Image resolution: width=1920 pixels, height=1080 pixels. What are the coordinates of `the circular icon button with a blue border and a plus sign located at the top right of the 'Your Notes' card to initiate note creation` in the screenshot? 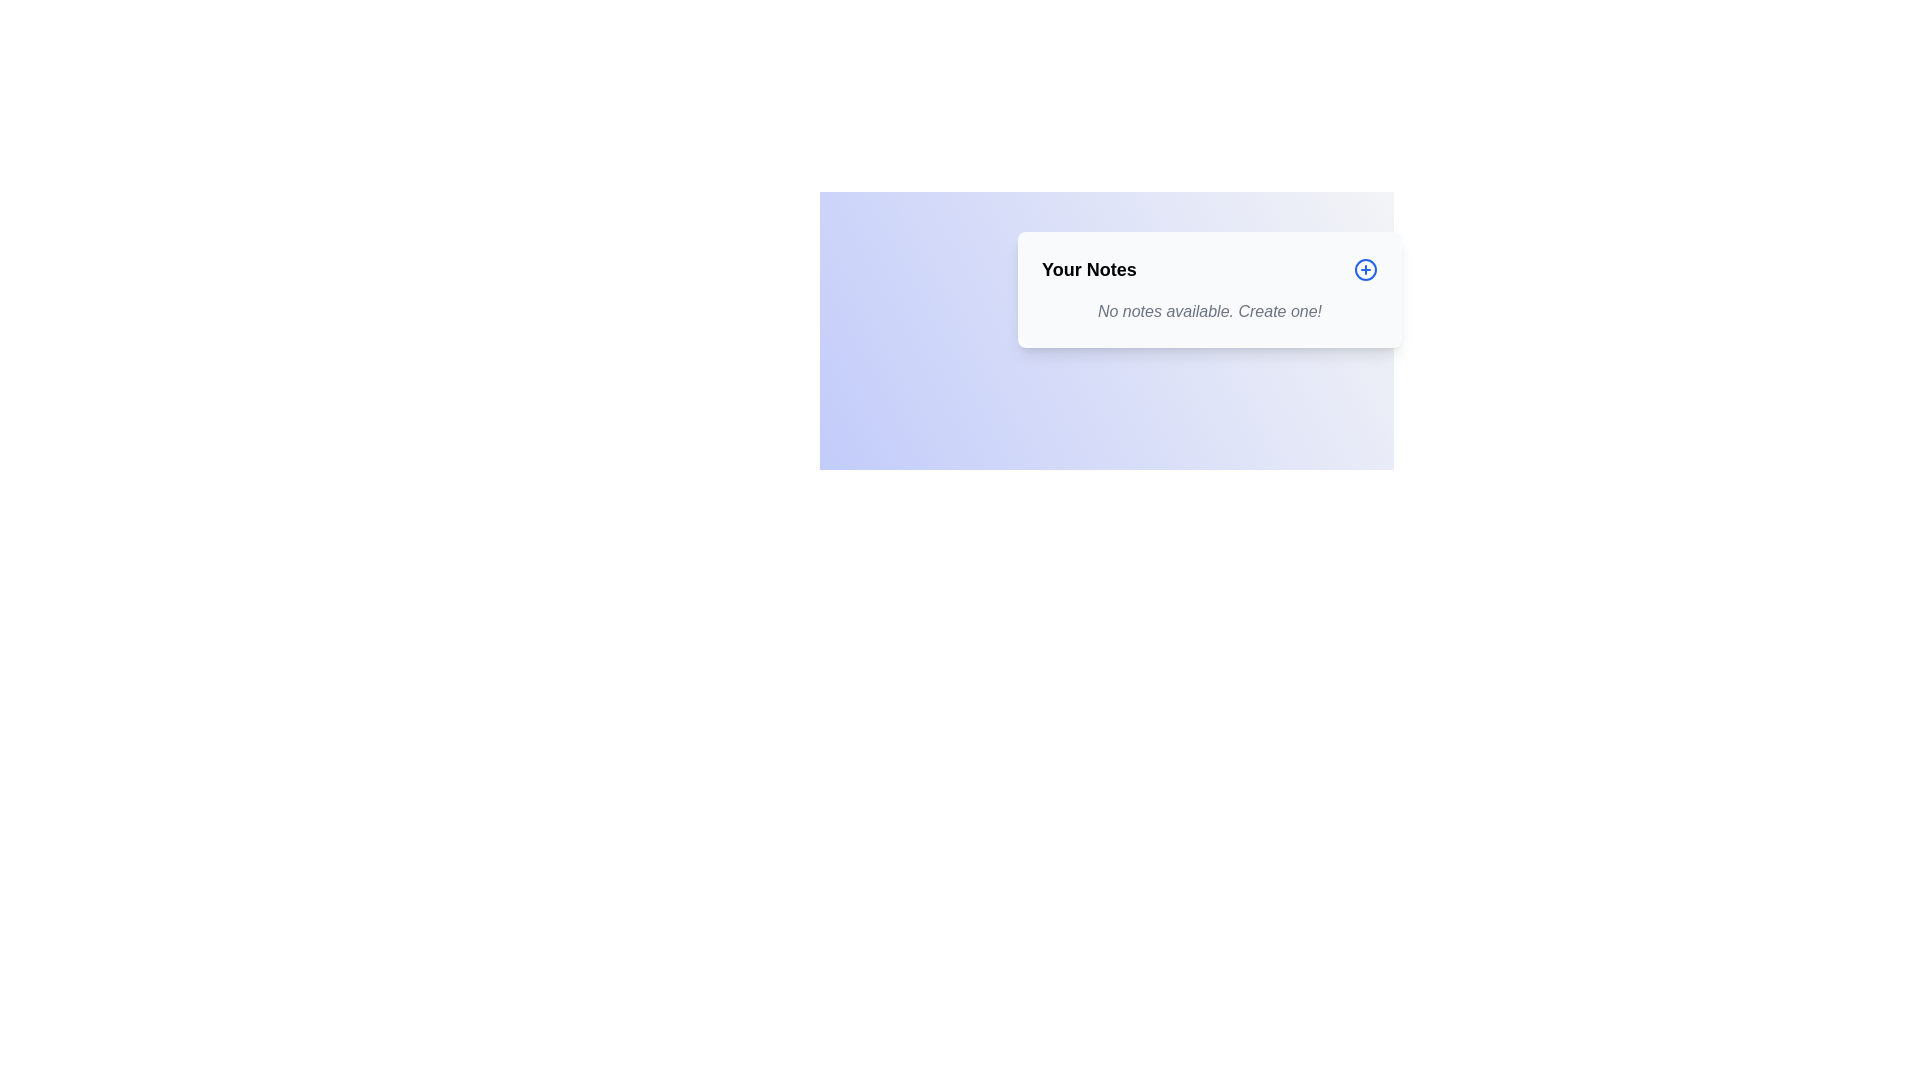 It's located at (1365, 270).